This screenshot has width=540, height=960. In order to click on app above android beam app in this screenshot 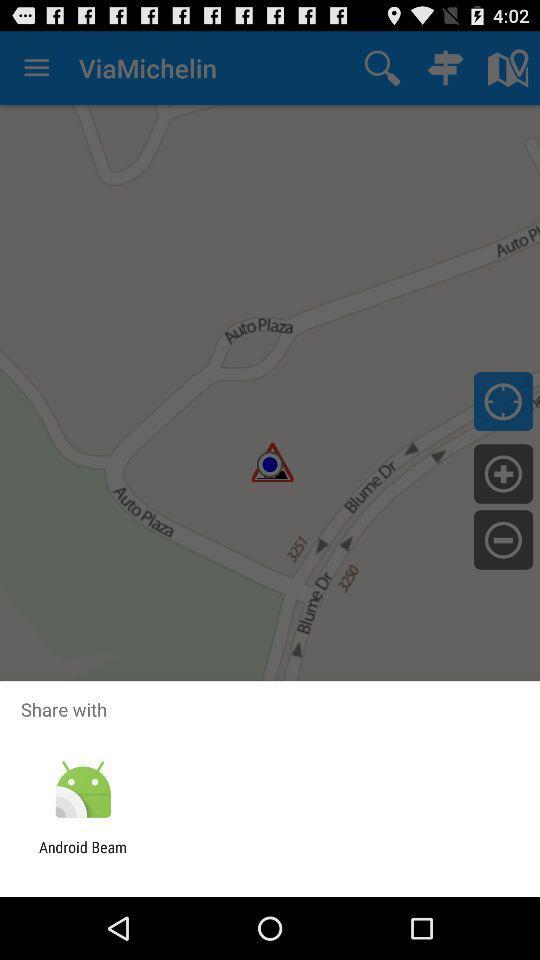, I will do `click(82, 790)`.